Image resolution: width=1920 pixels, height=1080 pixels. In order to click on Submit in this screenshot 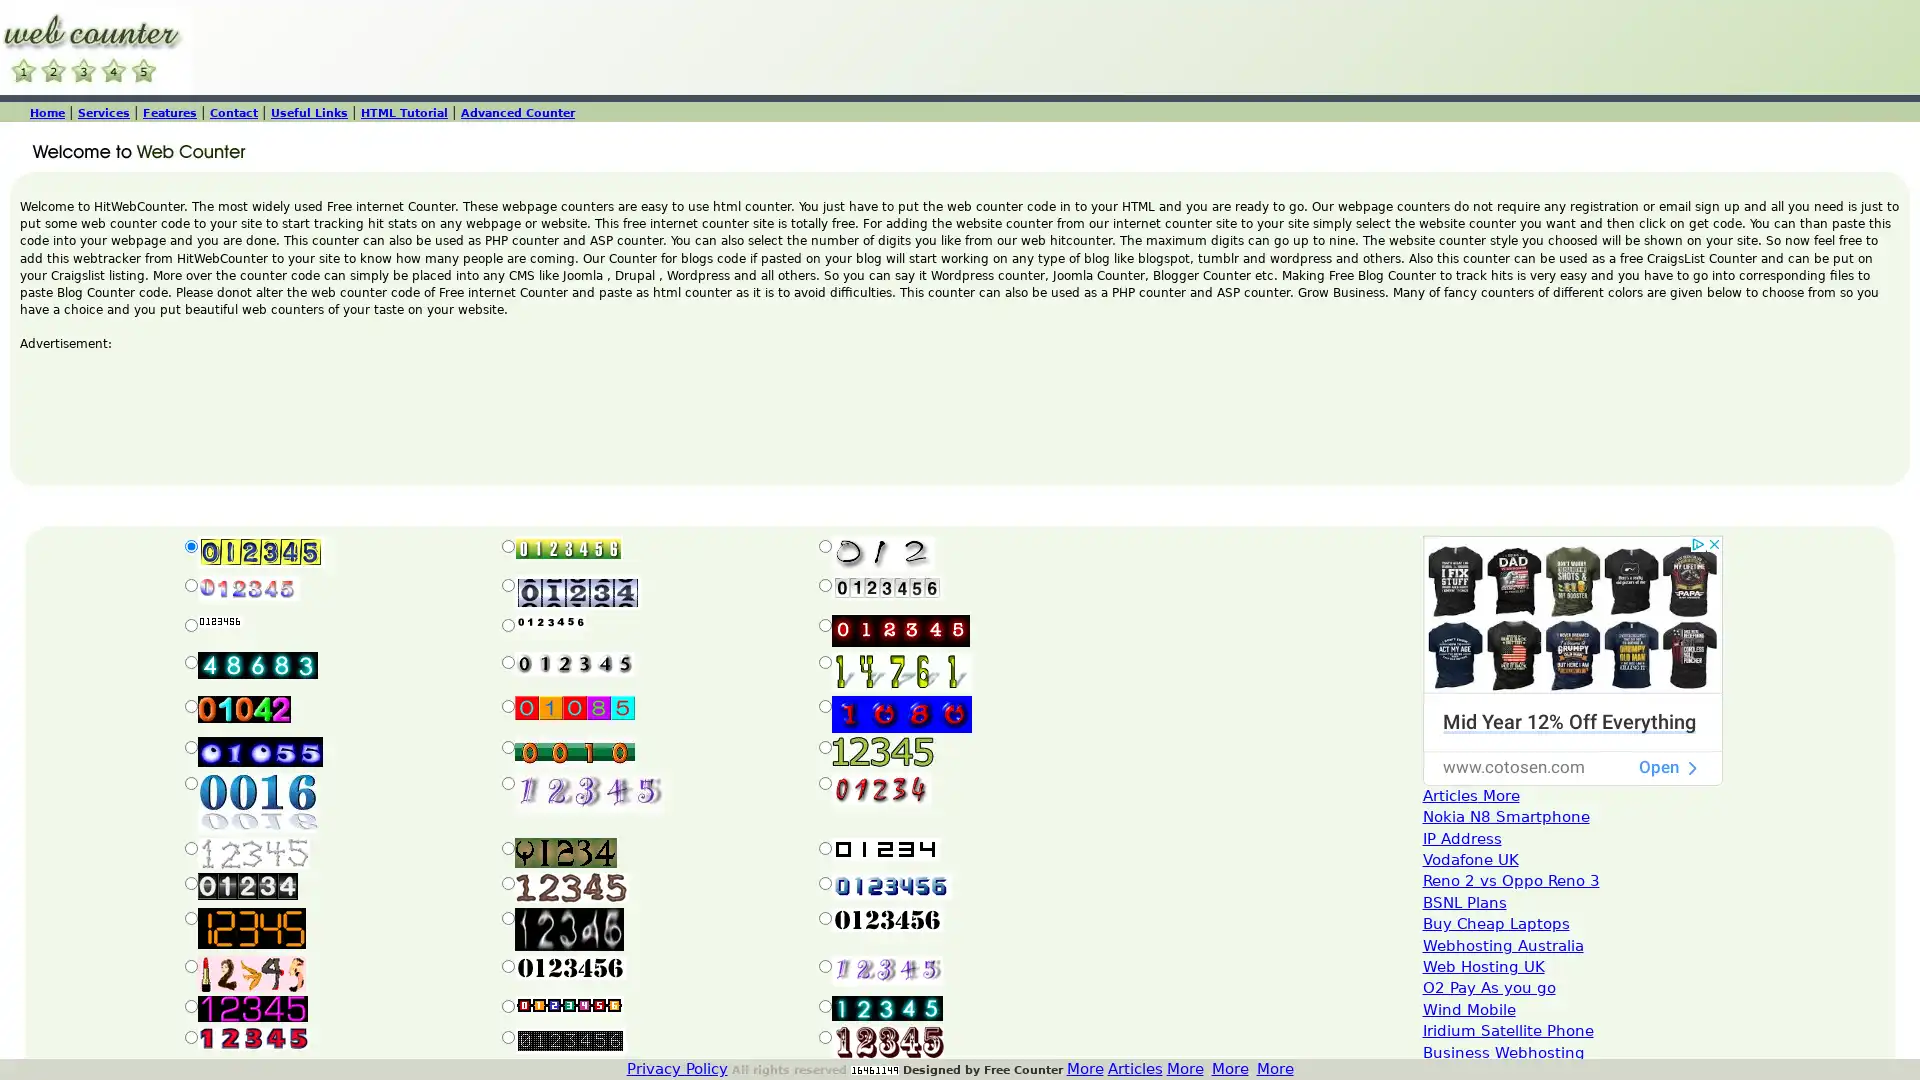, I will do `click(573, 663)`.